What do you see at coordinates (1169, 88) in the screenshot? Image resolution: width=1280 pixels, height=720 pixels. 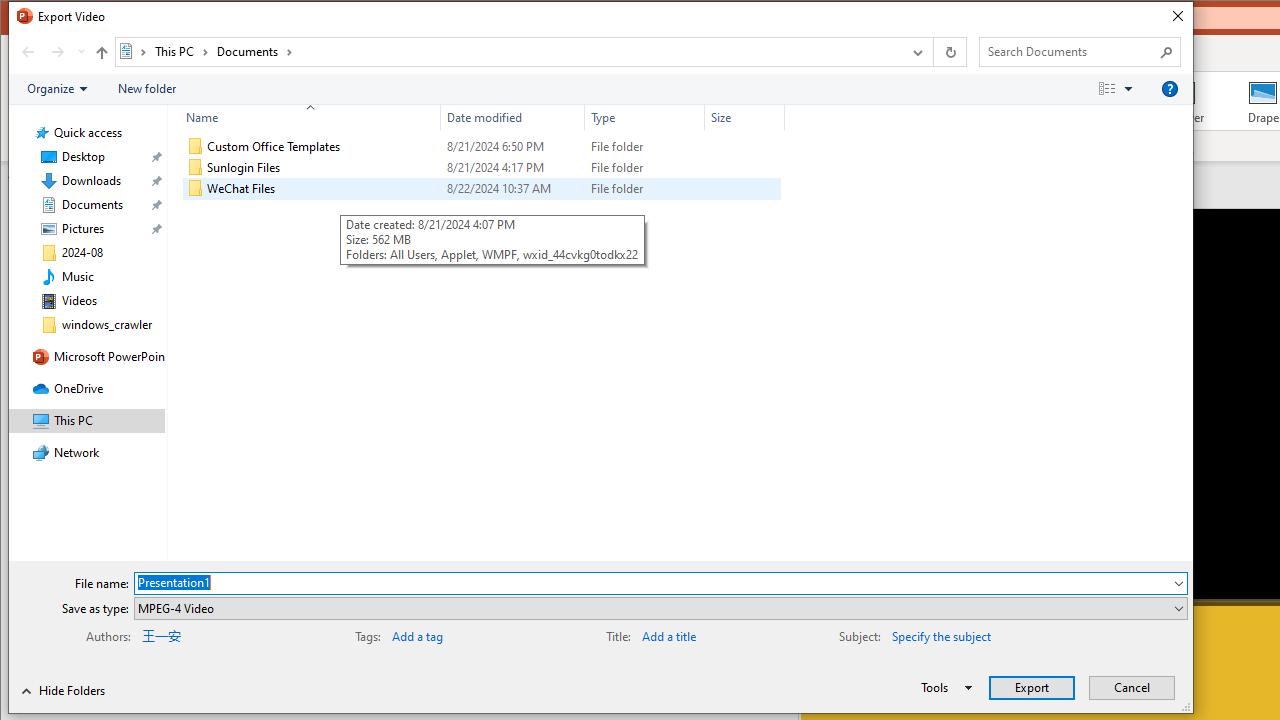 I see `'&Help'` at bounding box center [1169, 88].